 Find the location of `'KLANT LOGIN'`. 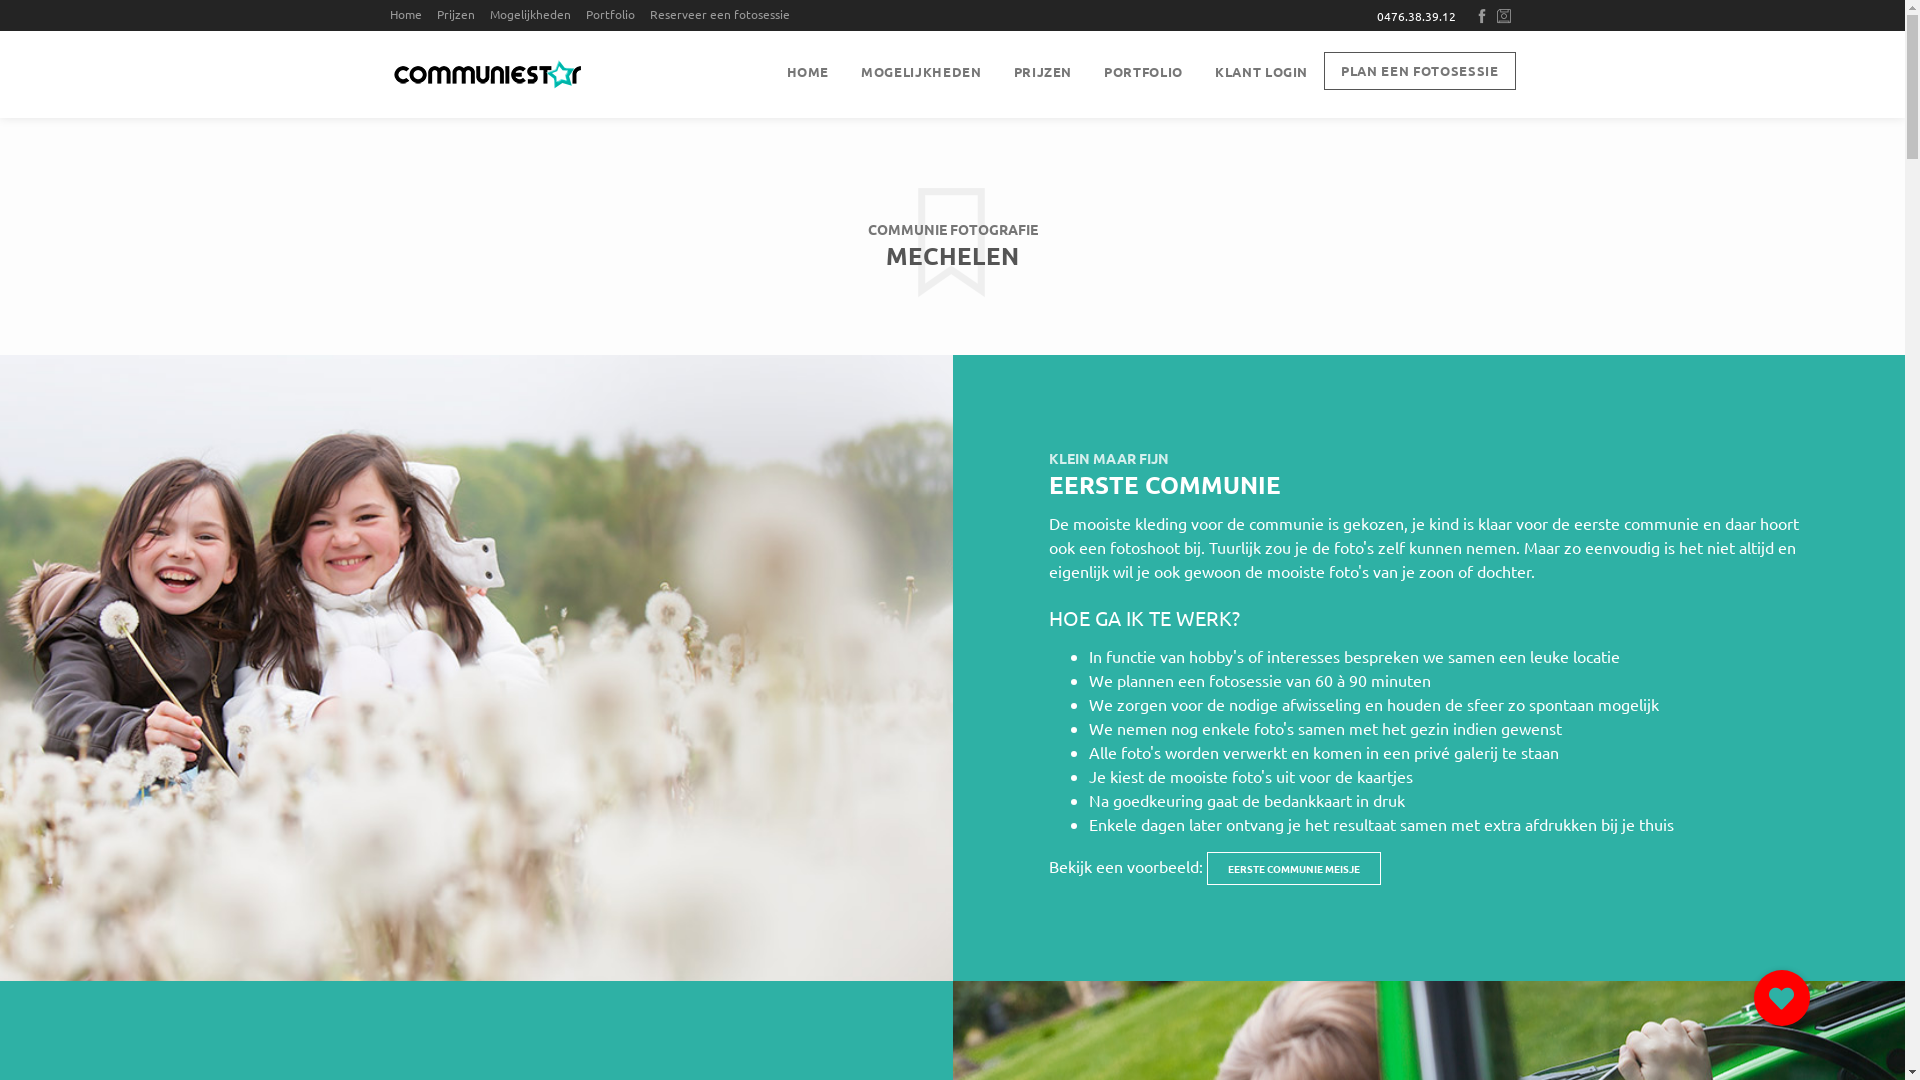

'KLANT LOGIN' is located at coordinates (1260, 71).